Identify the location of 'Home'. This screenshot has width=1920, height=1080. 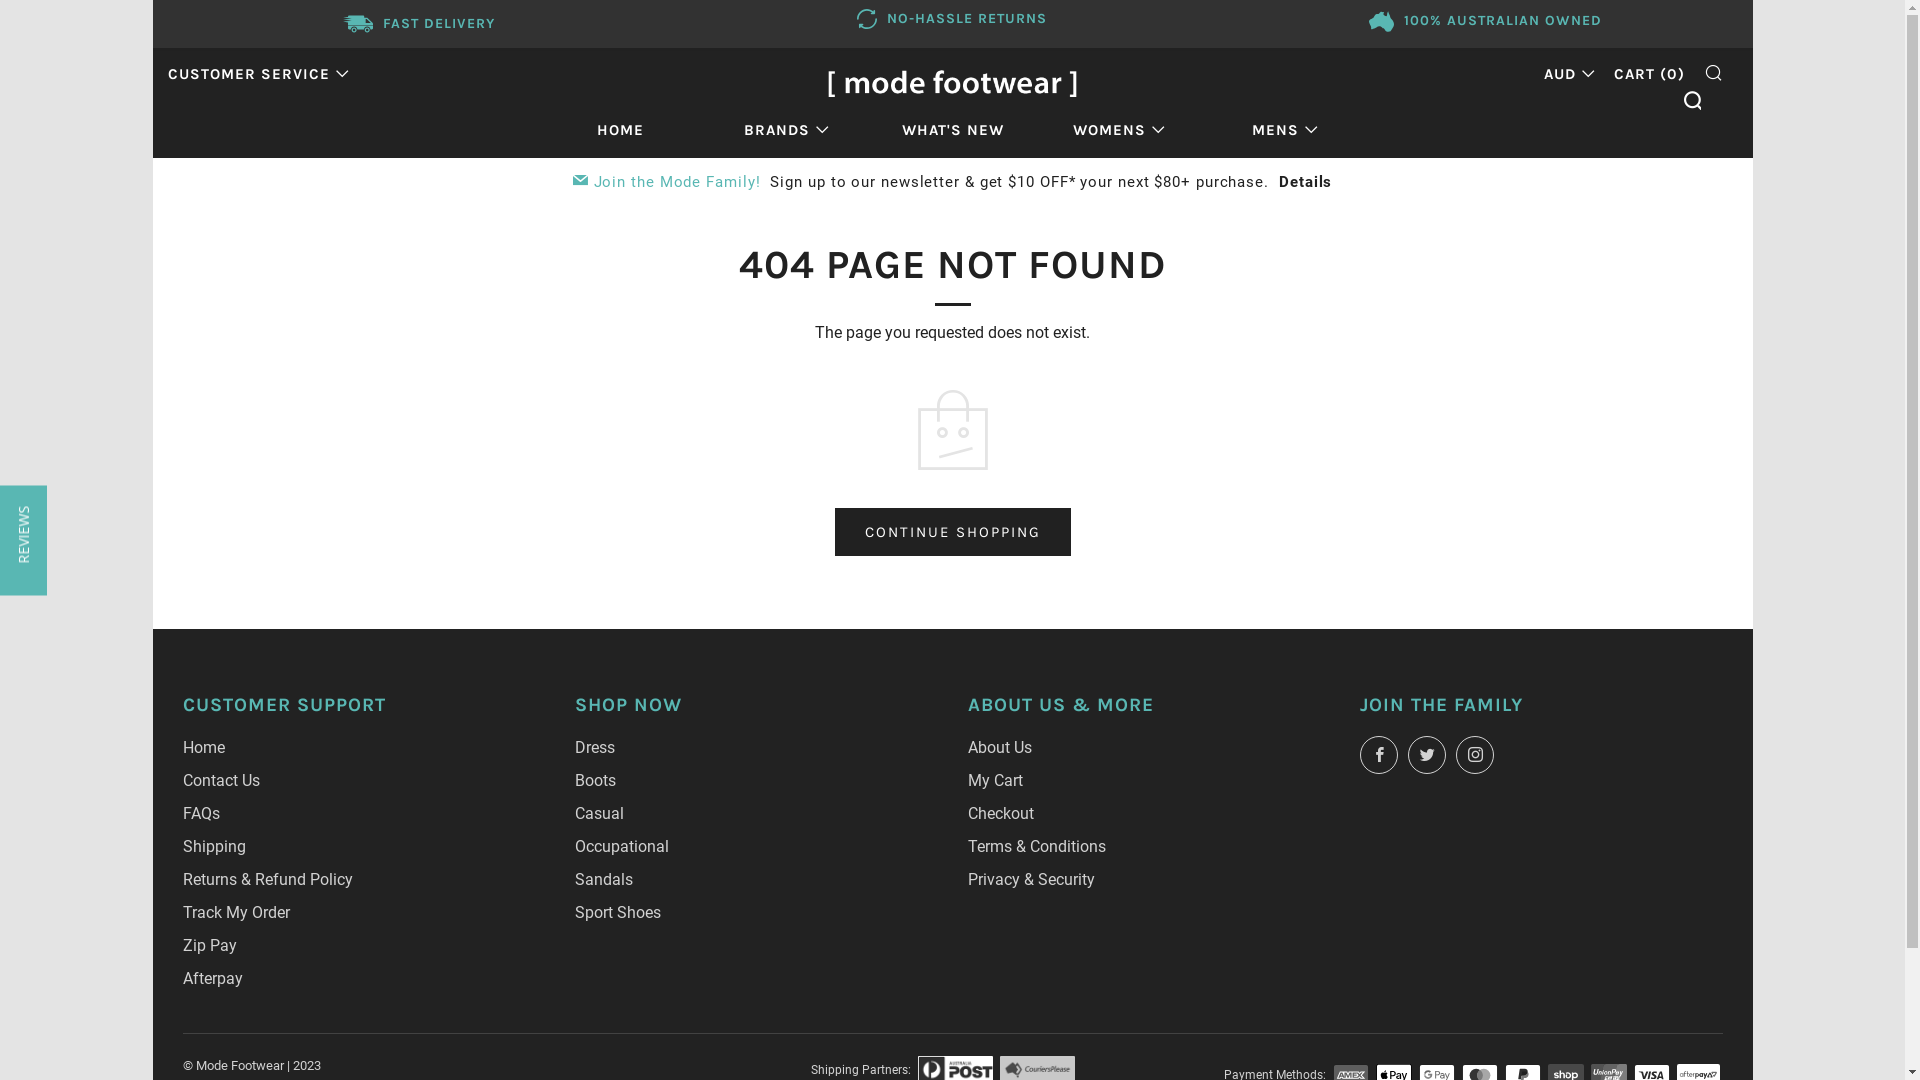
(182, 747).